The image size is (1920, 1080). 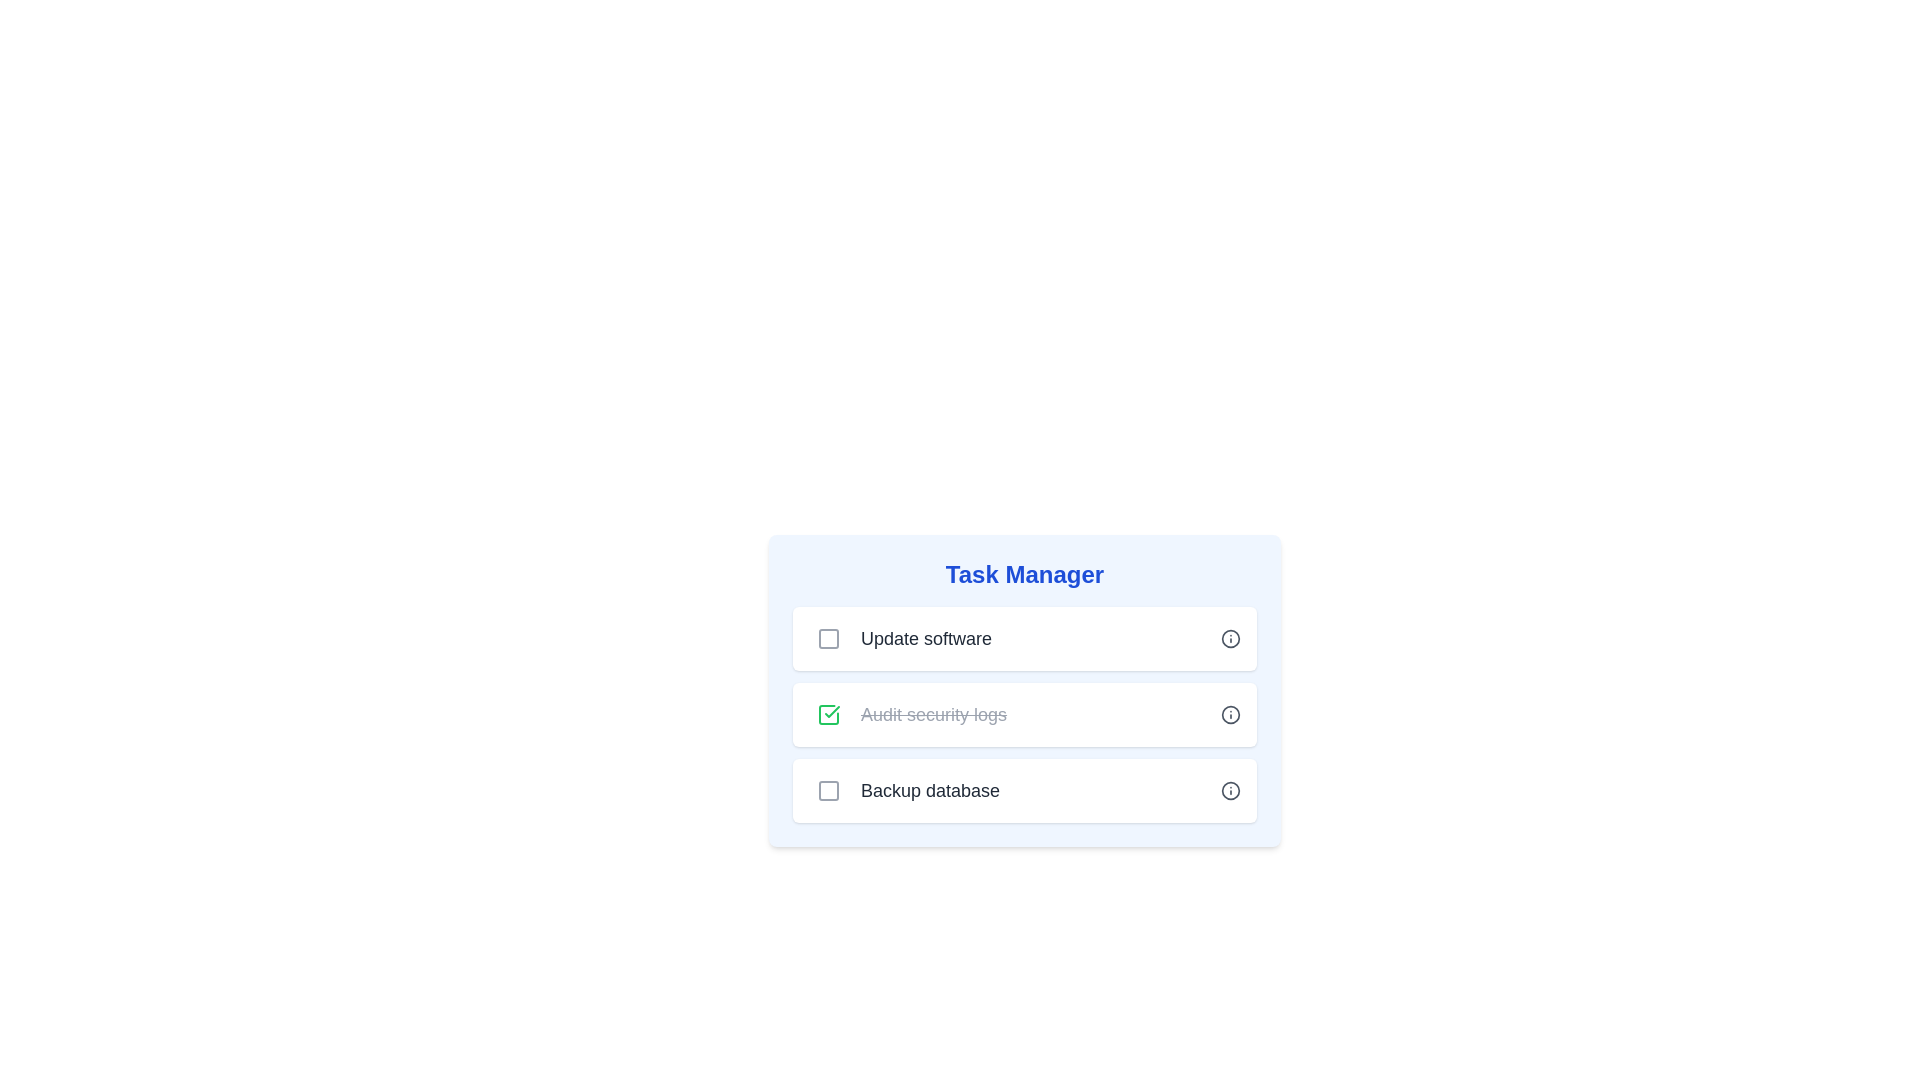 I want to click on the boundary shape of the checkbox labeled 'Audit security logs' in the middle task row within the 'Task Manager' section, so click(x=829, y=713).